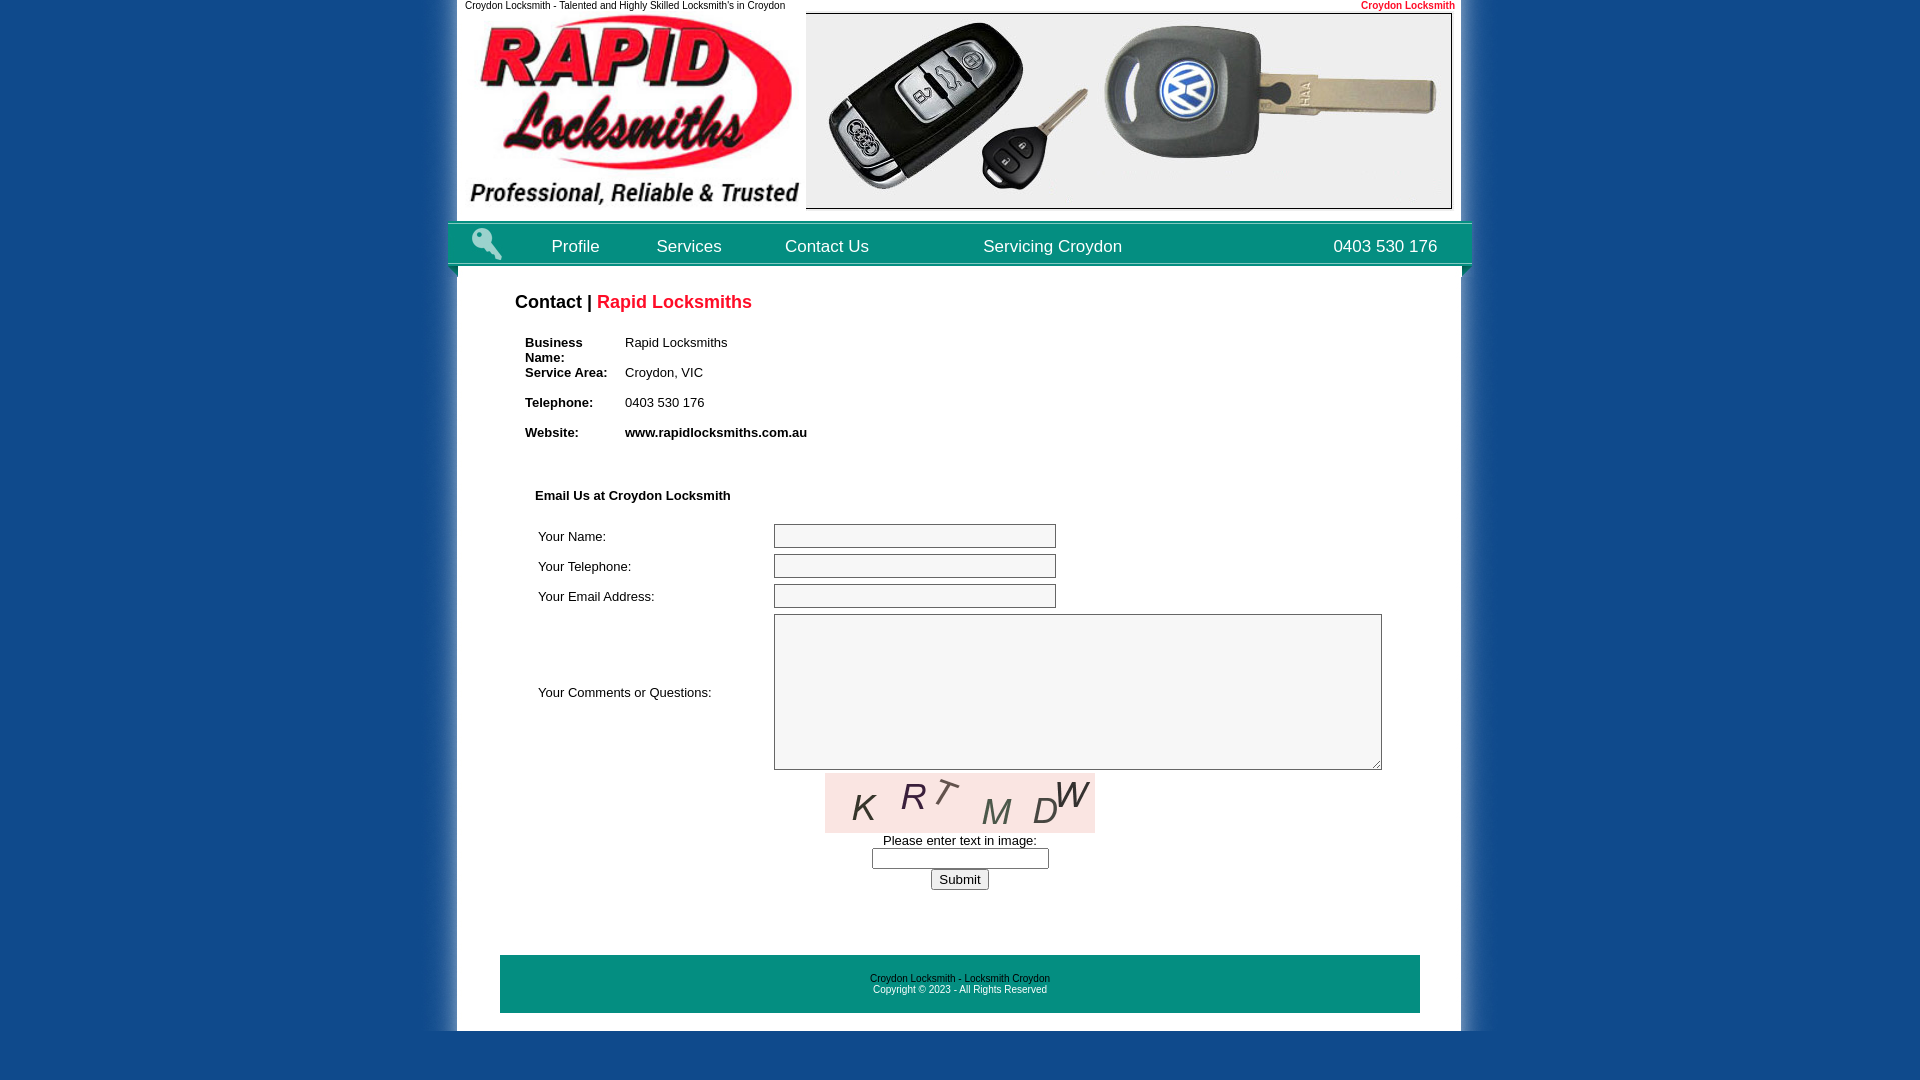  What do you see at coordinates (689, 244) in the screenshot?
I see `'Services'` at bounding box center [689, 244].